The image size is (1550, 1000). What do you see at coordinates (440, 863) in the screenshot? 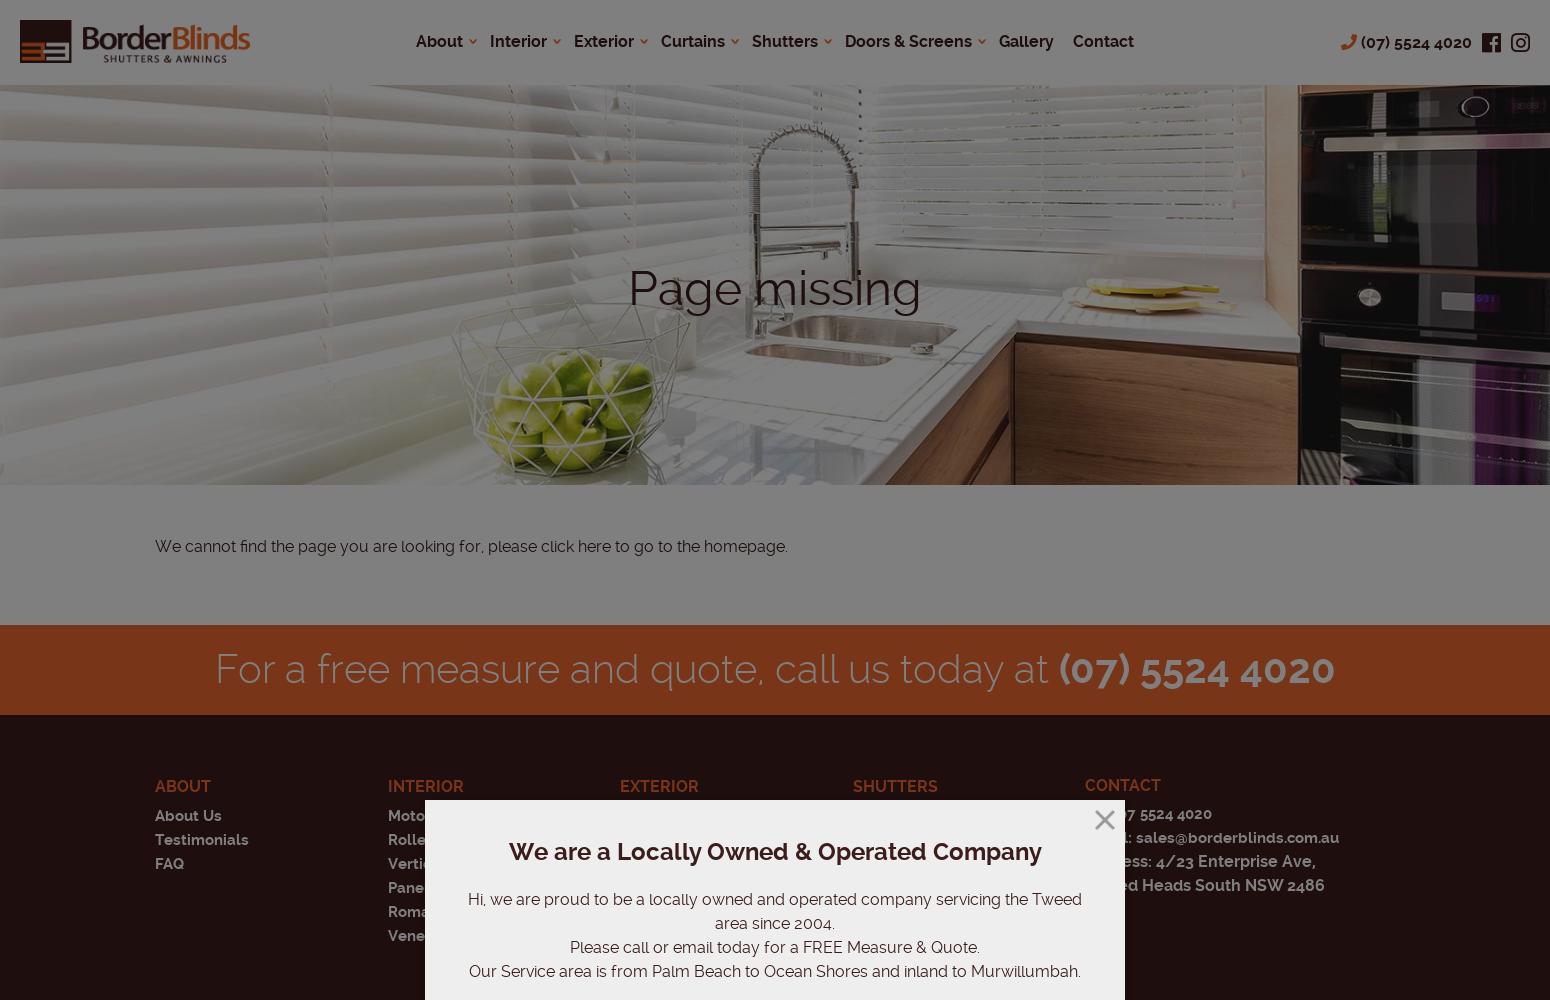
I see `'Vertical Blinds'` at bounding box center [440, 863].